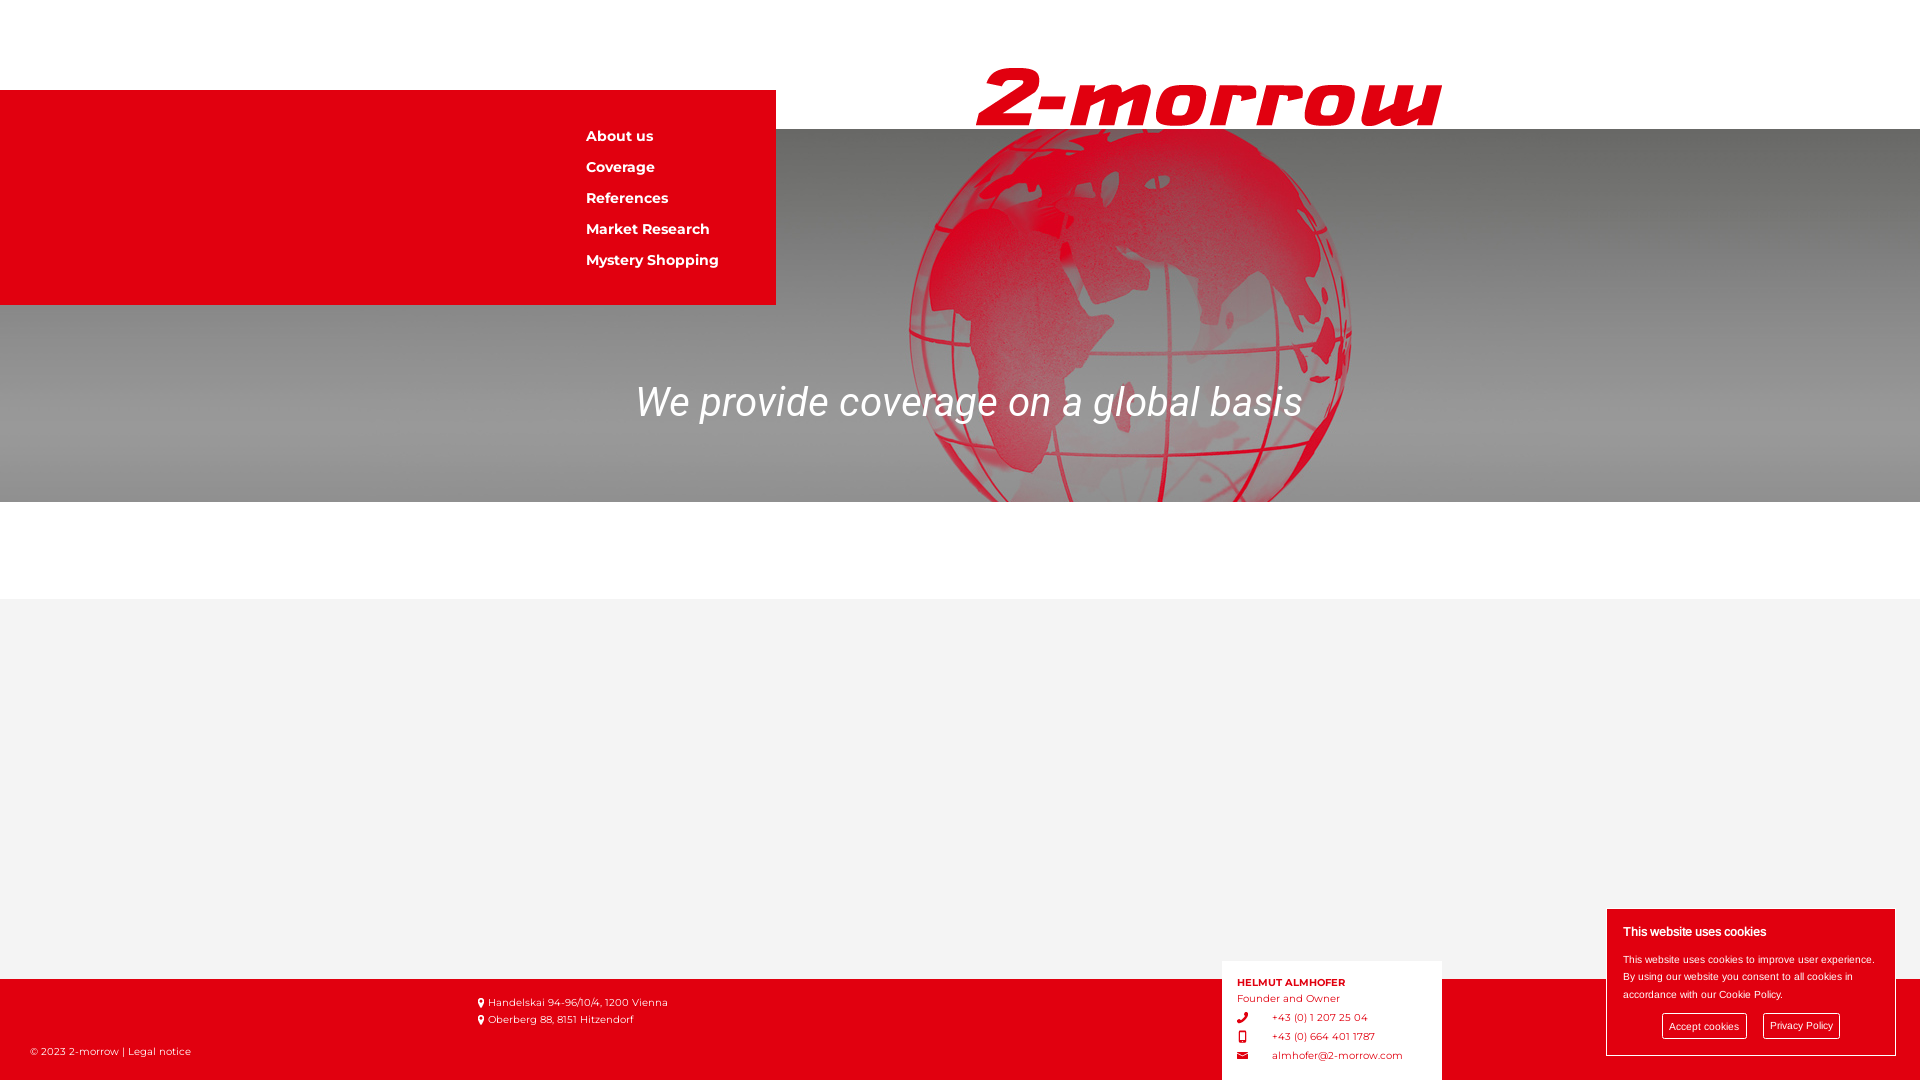 This screenshot has height=1080, width=1920. I want to click on 'Coverage', so click(556, 165).